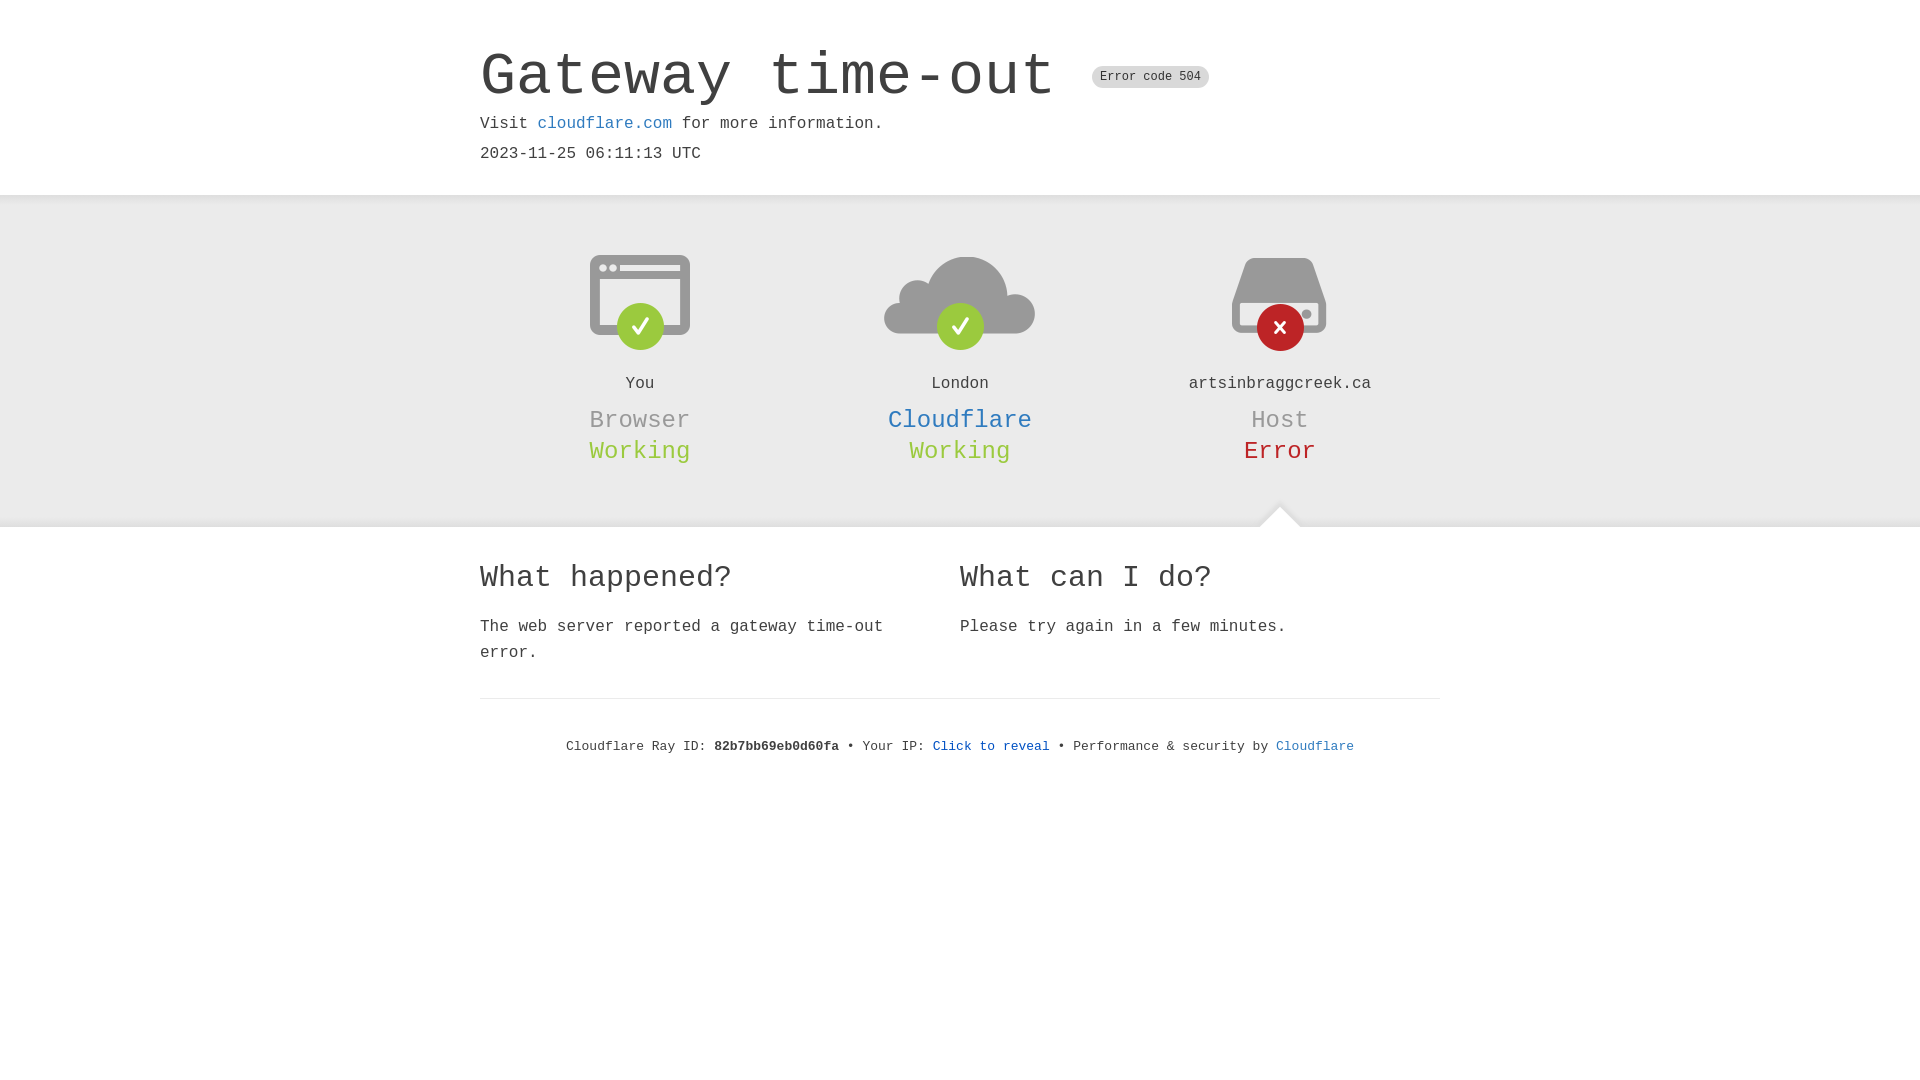 The image size is (1920, 1080). What do you see at coordinates (603, 123) in the screenshot?
I see `'cloudflare.com'` at bounding box center [603, 123].